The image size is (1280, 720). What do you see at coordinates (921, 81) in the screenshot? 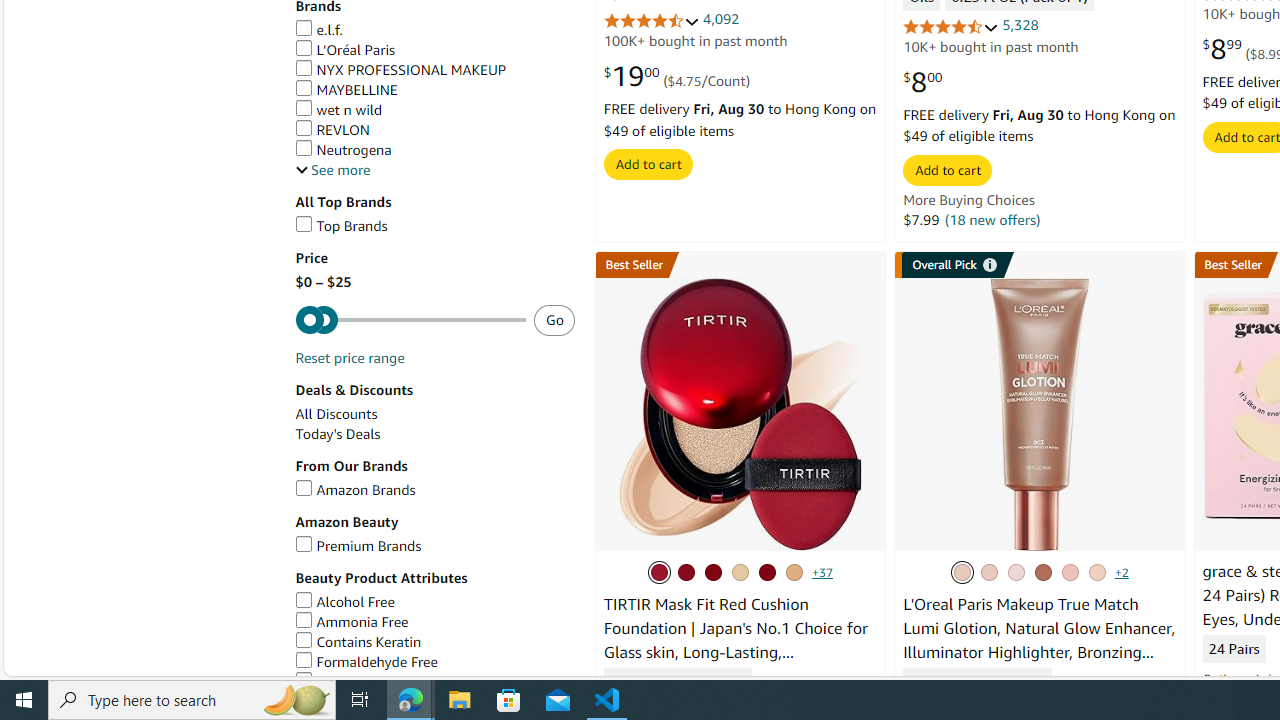
I see `'$8.00'` at bounding box center [921, 81].